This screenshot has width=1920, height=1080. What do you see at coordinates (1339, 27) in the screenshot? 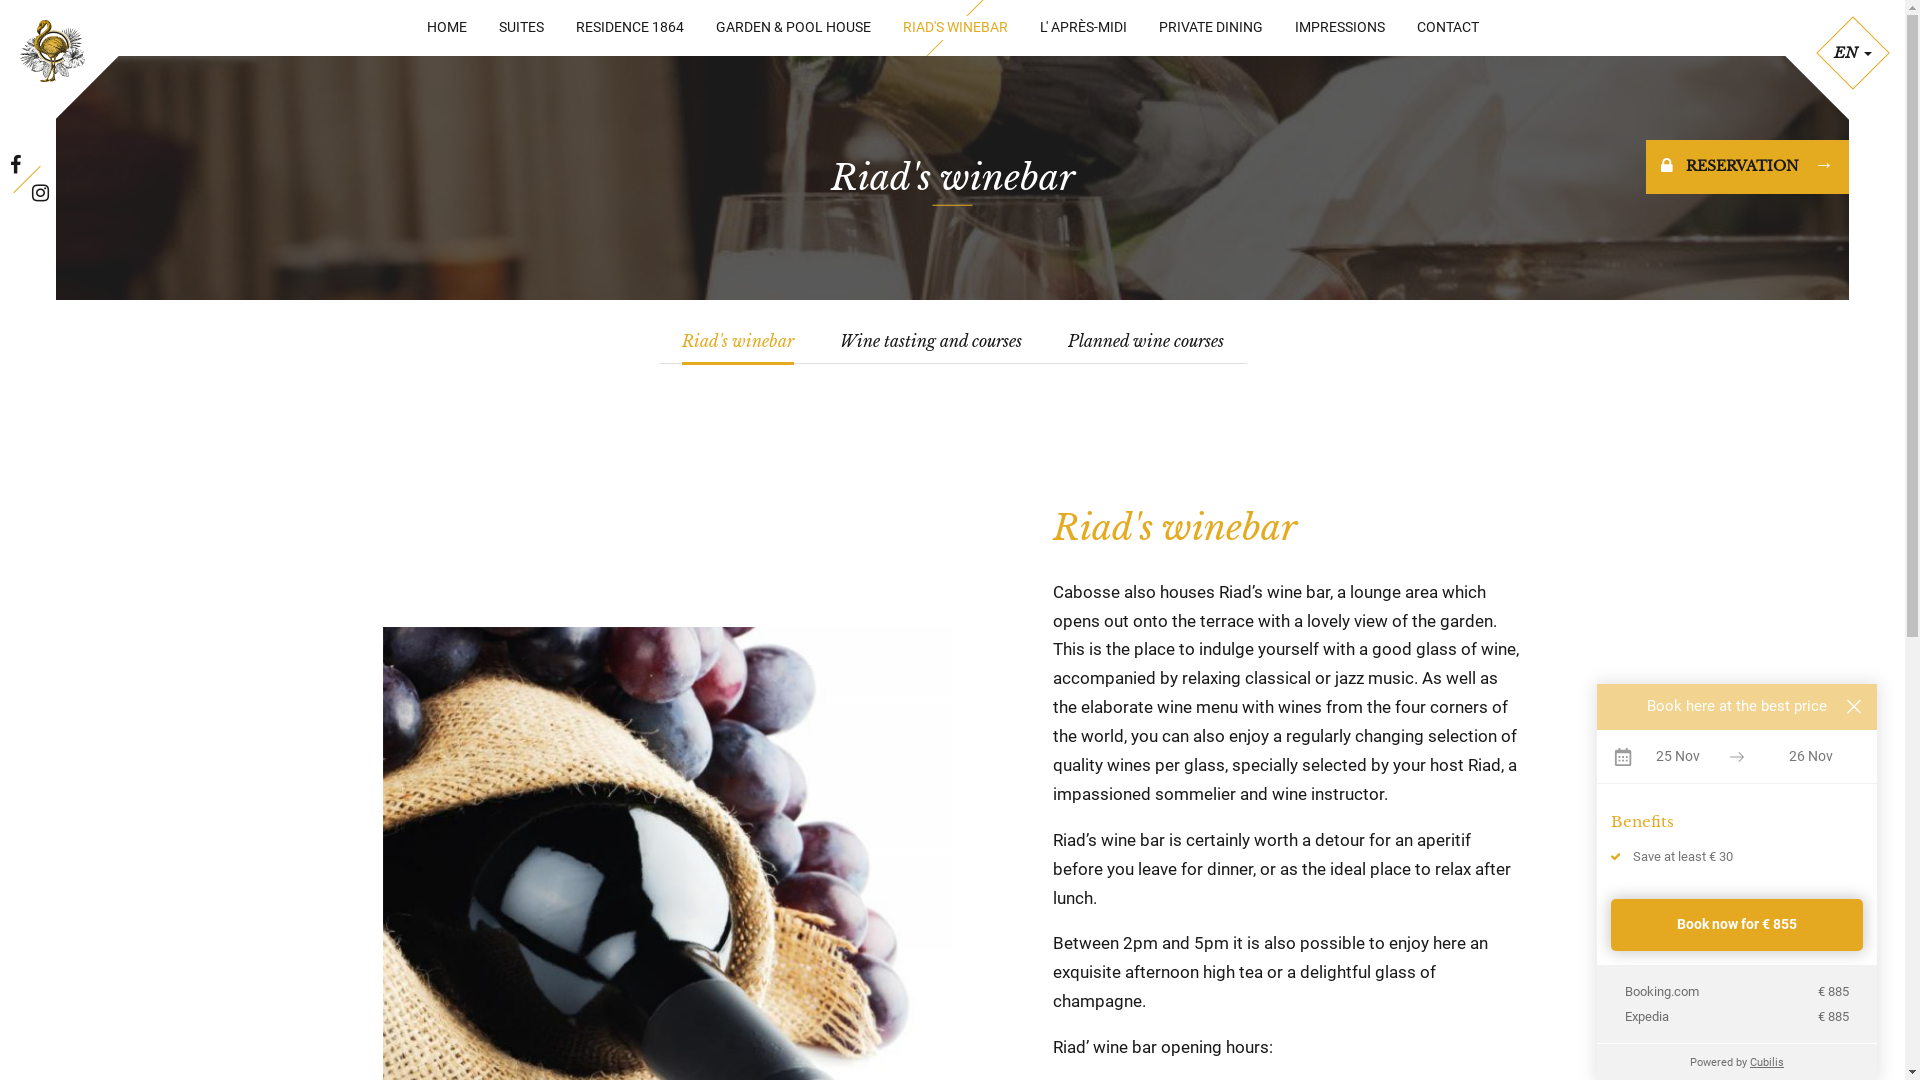
I see `'IMPRESSIONS'` at bounding box center [1339, 27].